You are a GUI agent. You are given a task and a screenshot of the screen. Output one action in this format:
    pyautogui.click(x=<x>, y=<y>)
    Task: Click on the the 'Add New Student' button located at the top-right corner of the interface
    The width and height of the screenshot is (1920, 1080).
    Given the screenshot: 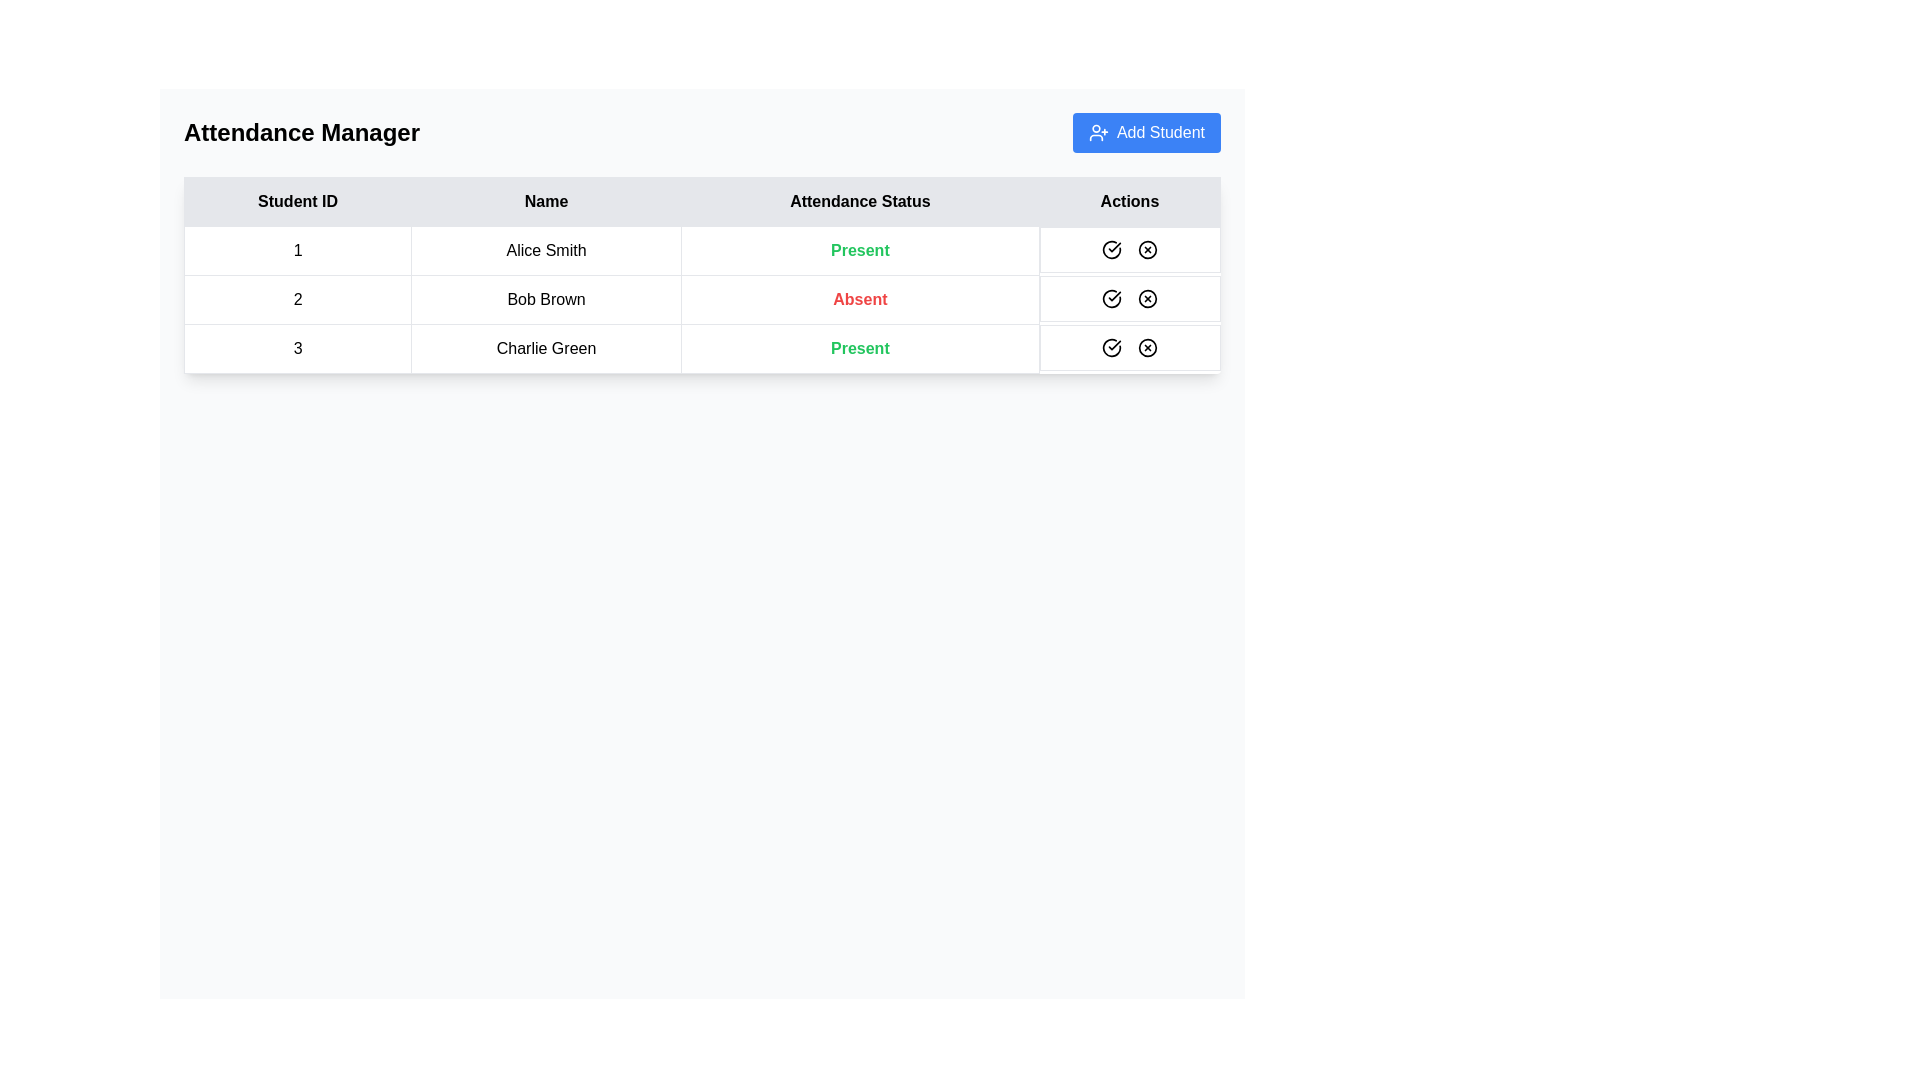 What is the action you would take?
    pyautogui.click(x=1147, y=132)
    